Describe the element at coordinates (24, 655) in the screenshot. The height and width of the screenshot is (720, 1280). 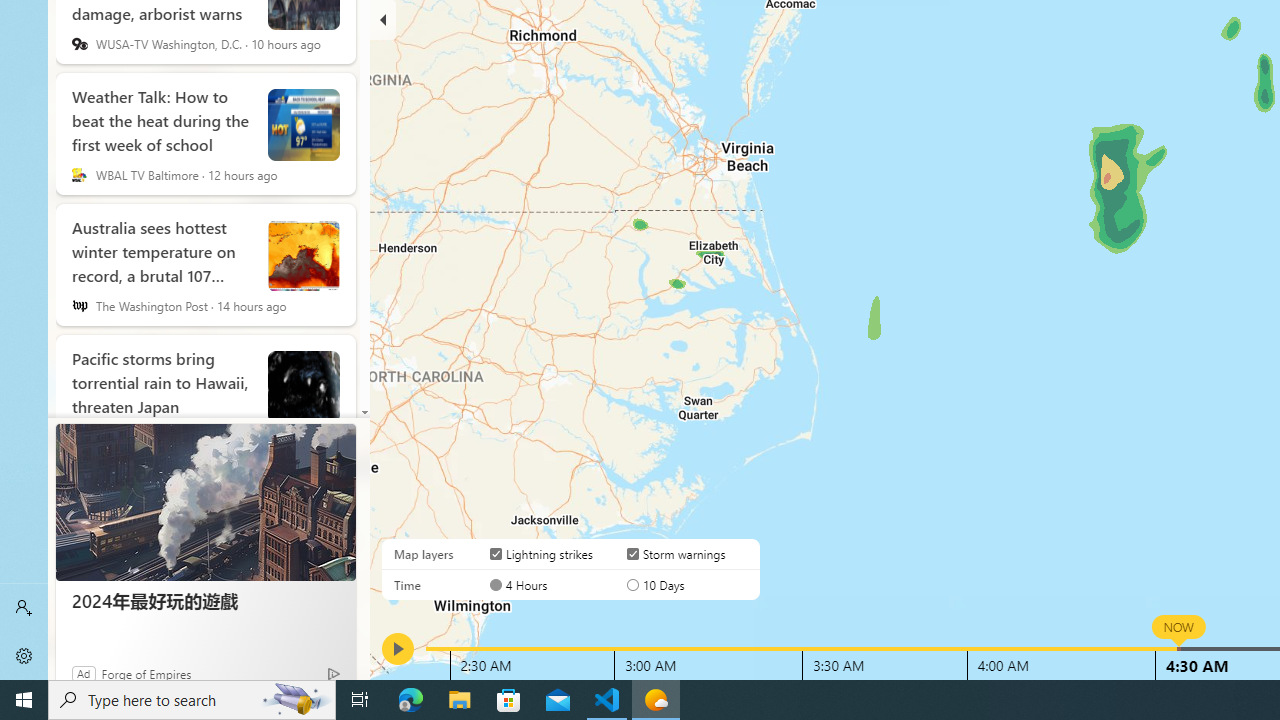
I see `'Settings'` at that location.